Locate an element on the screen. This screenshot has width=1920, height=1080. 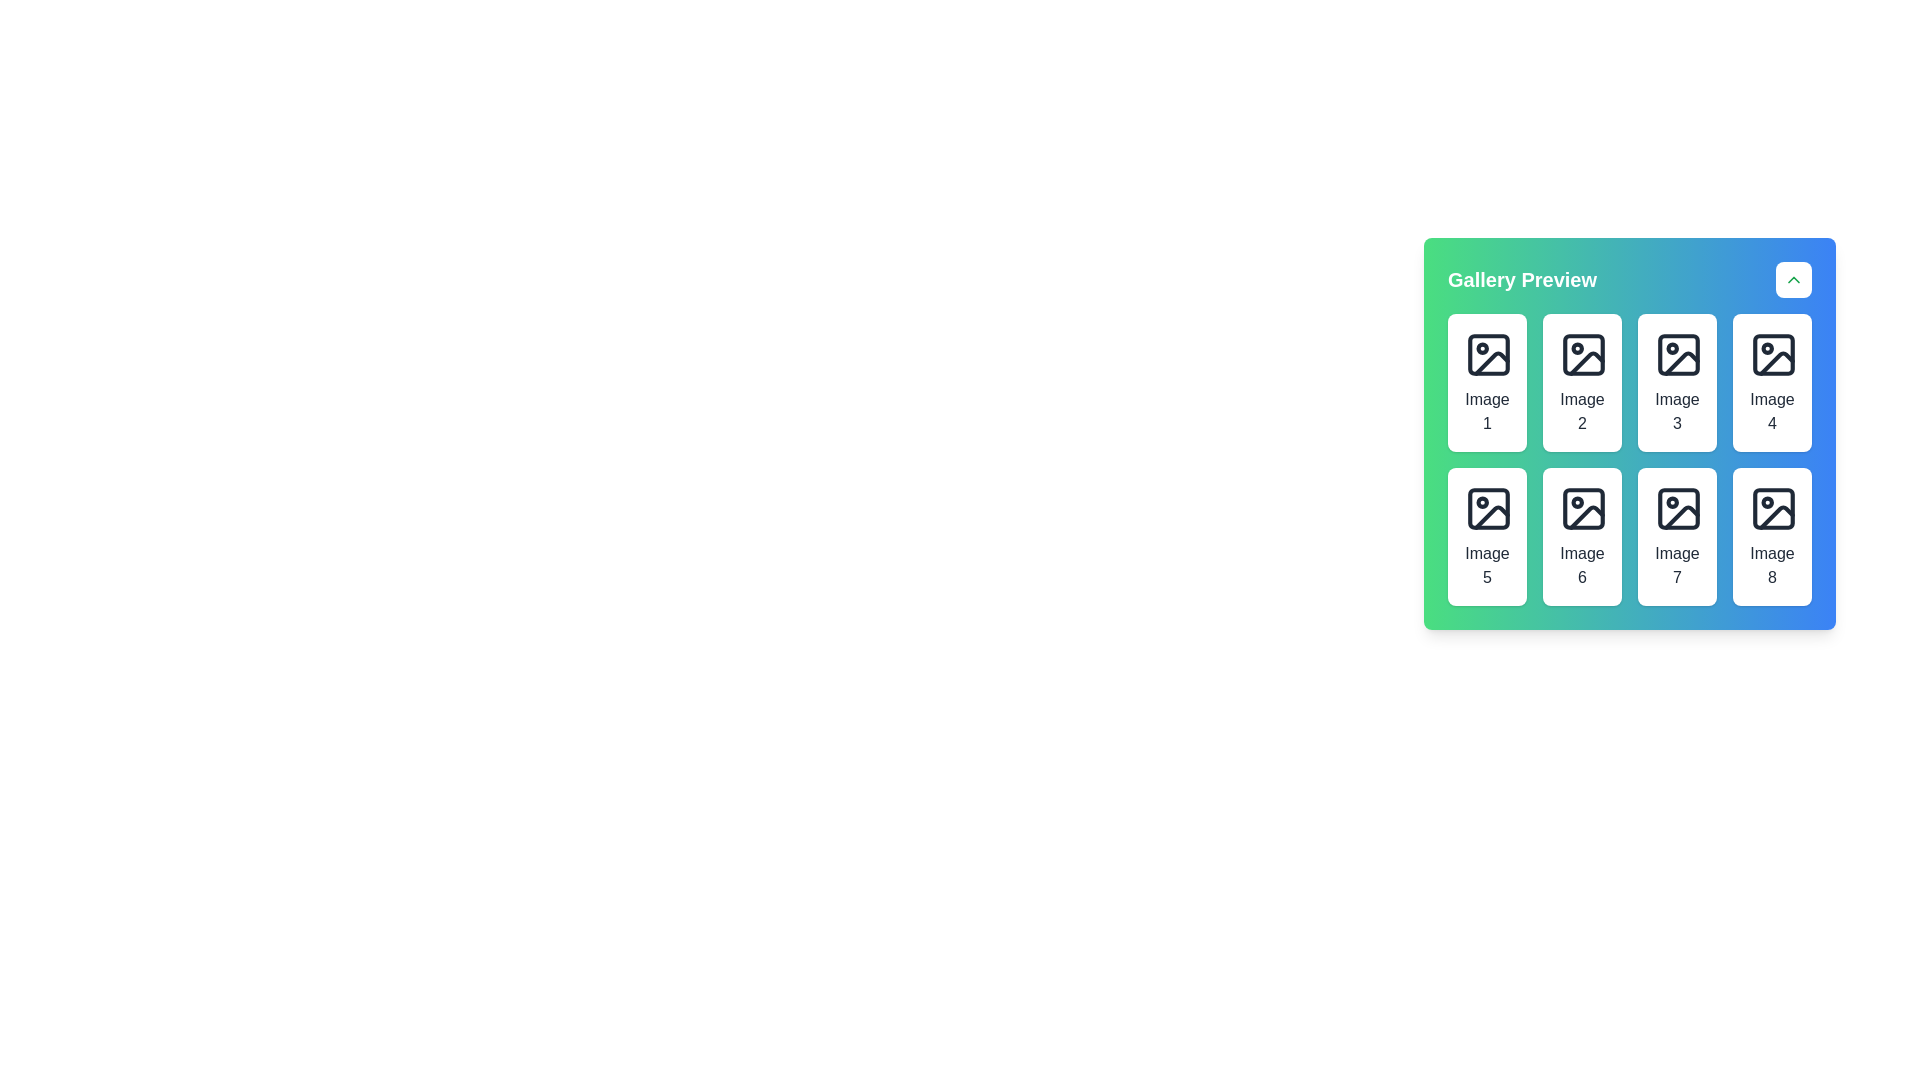
the Decorative SVG rectangle inside the photo icon located in the third position of the top row in the gallery preview section is located at coordinates (1679, 353).